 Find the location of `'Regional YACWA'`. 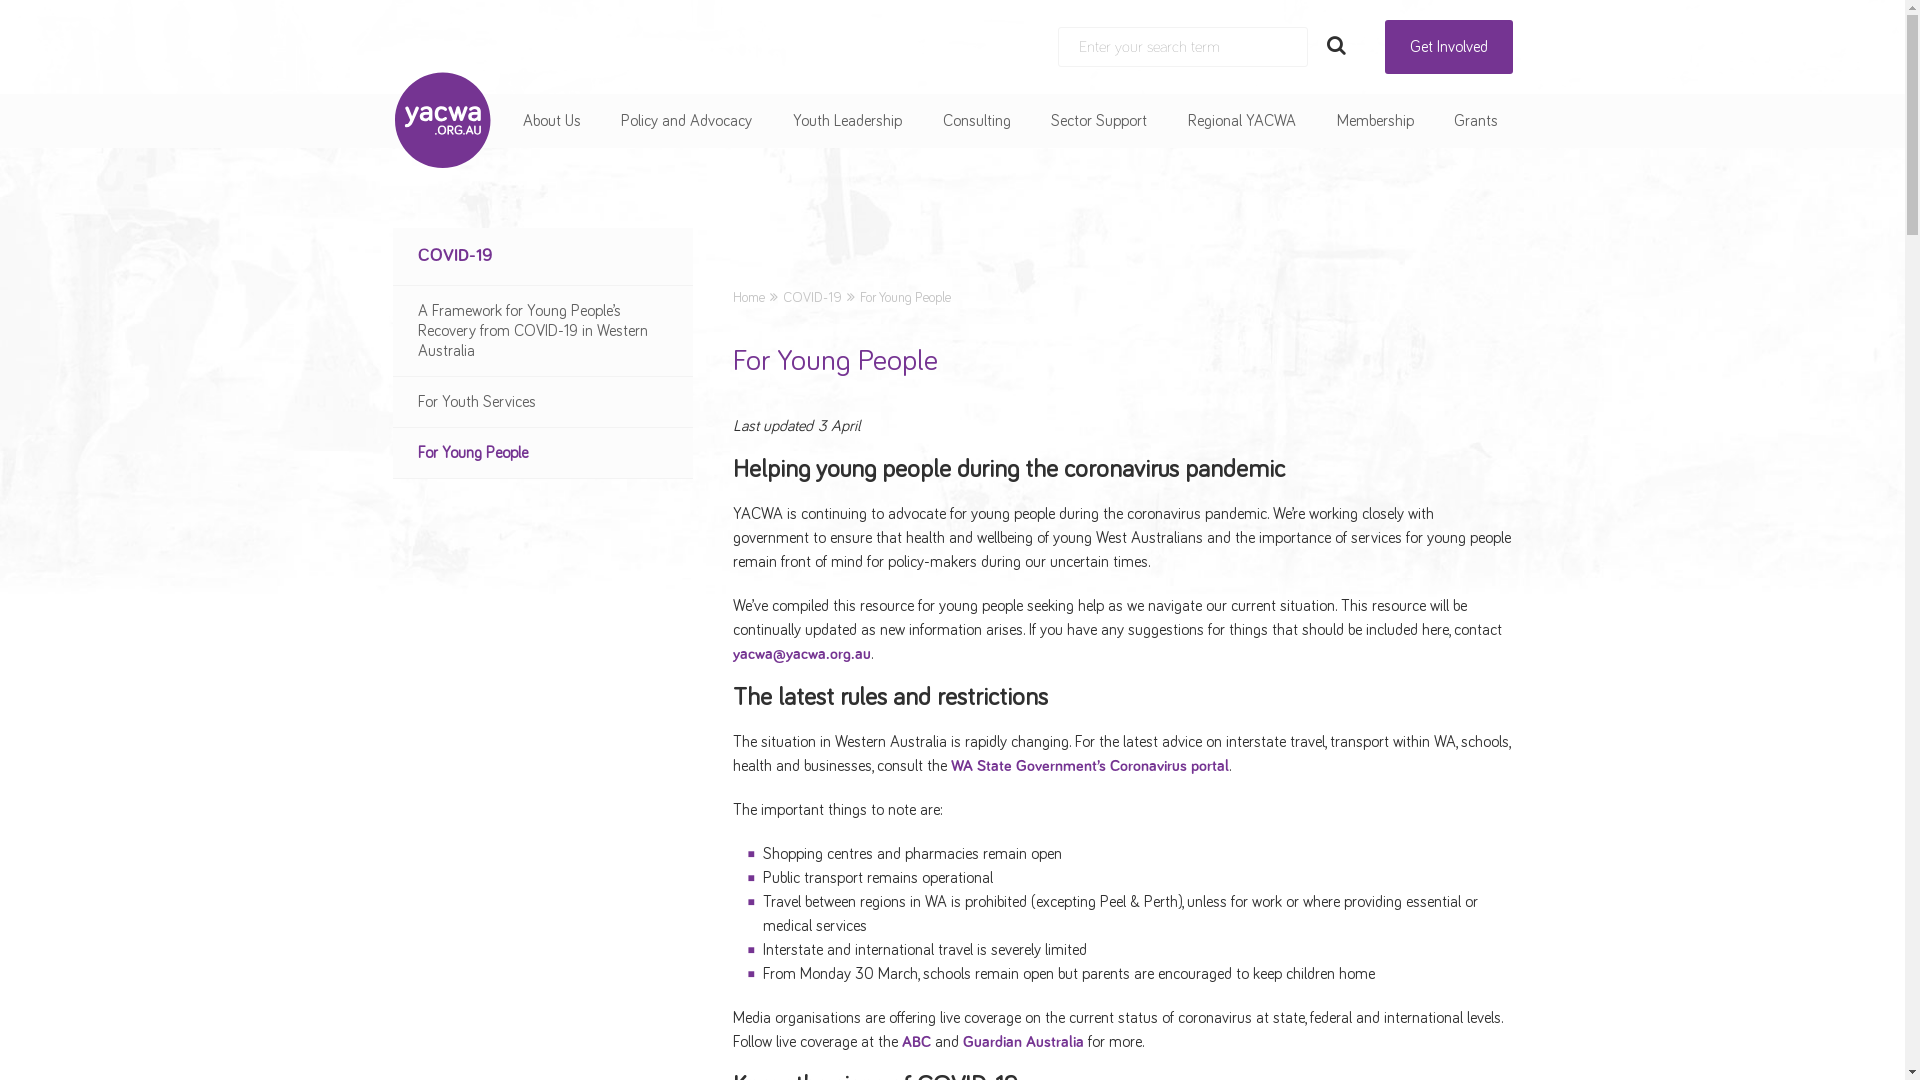

'Regional YACWA' is located at coordinates (1241, 120).